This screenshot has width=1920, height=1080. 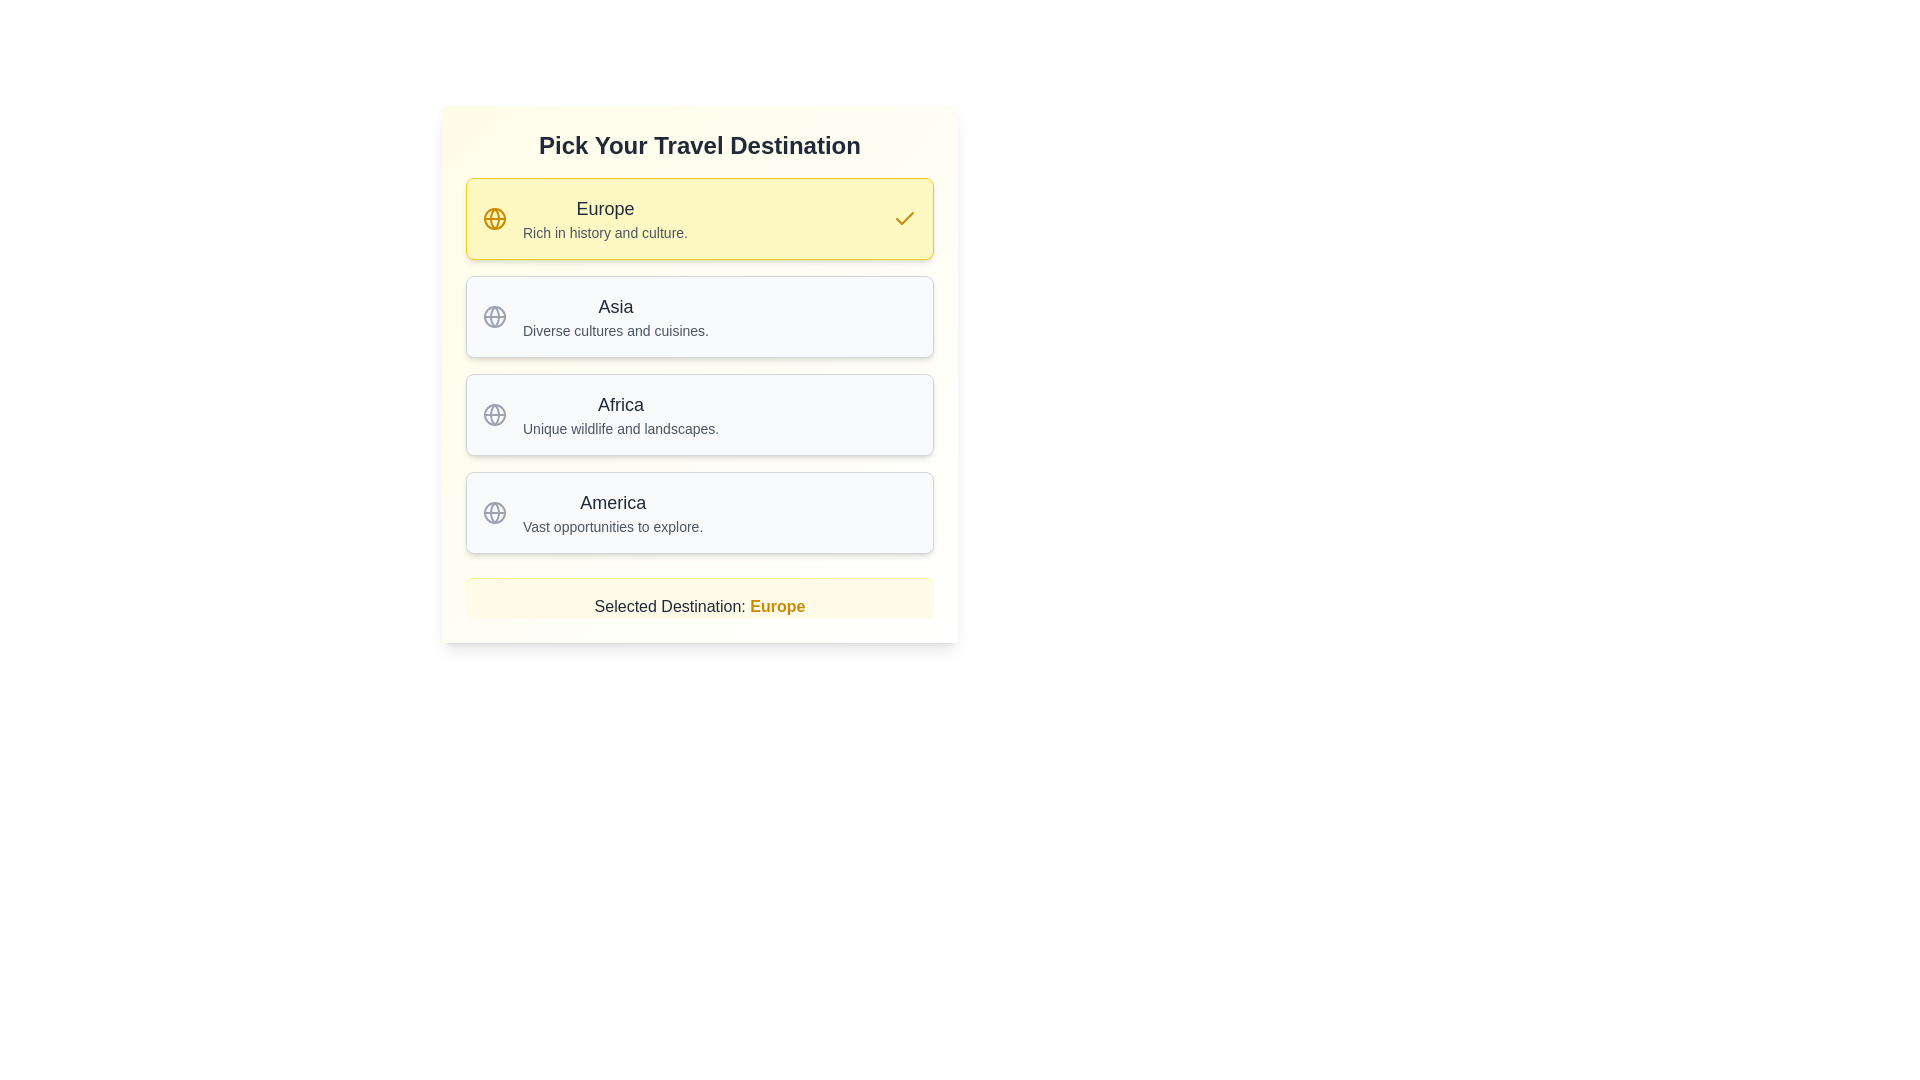 I want to click on the text element displaying 'Africa', so click(x=620, y=405).